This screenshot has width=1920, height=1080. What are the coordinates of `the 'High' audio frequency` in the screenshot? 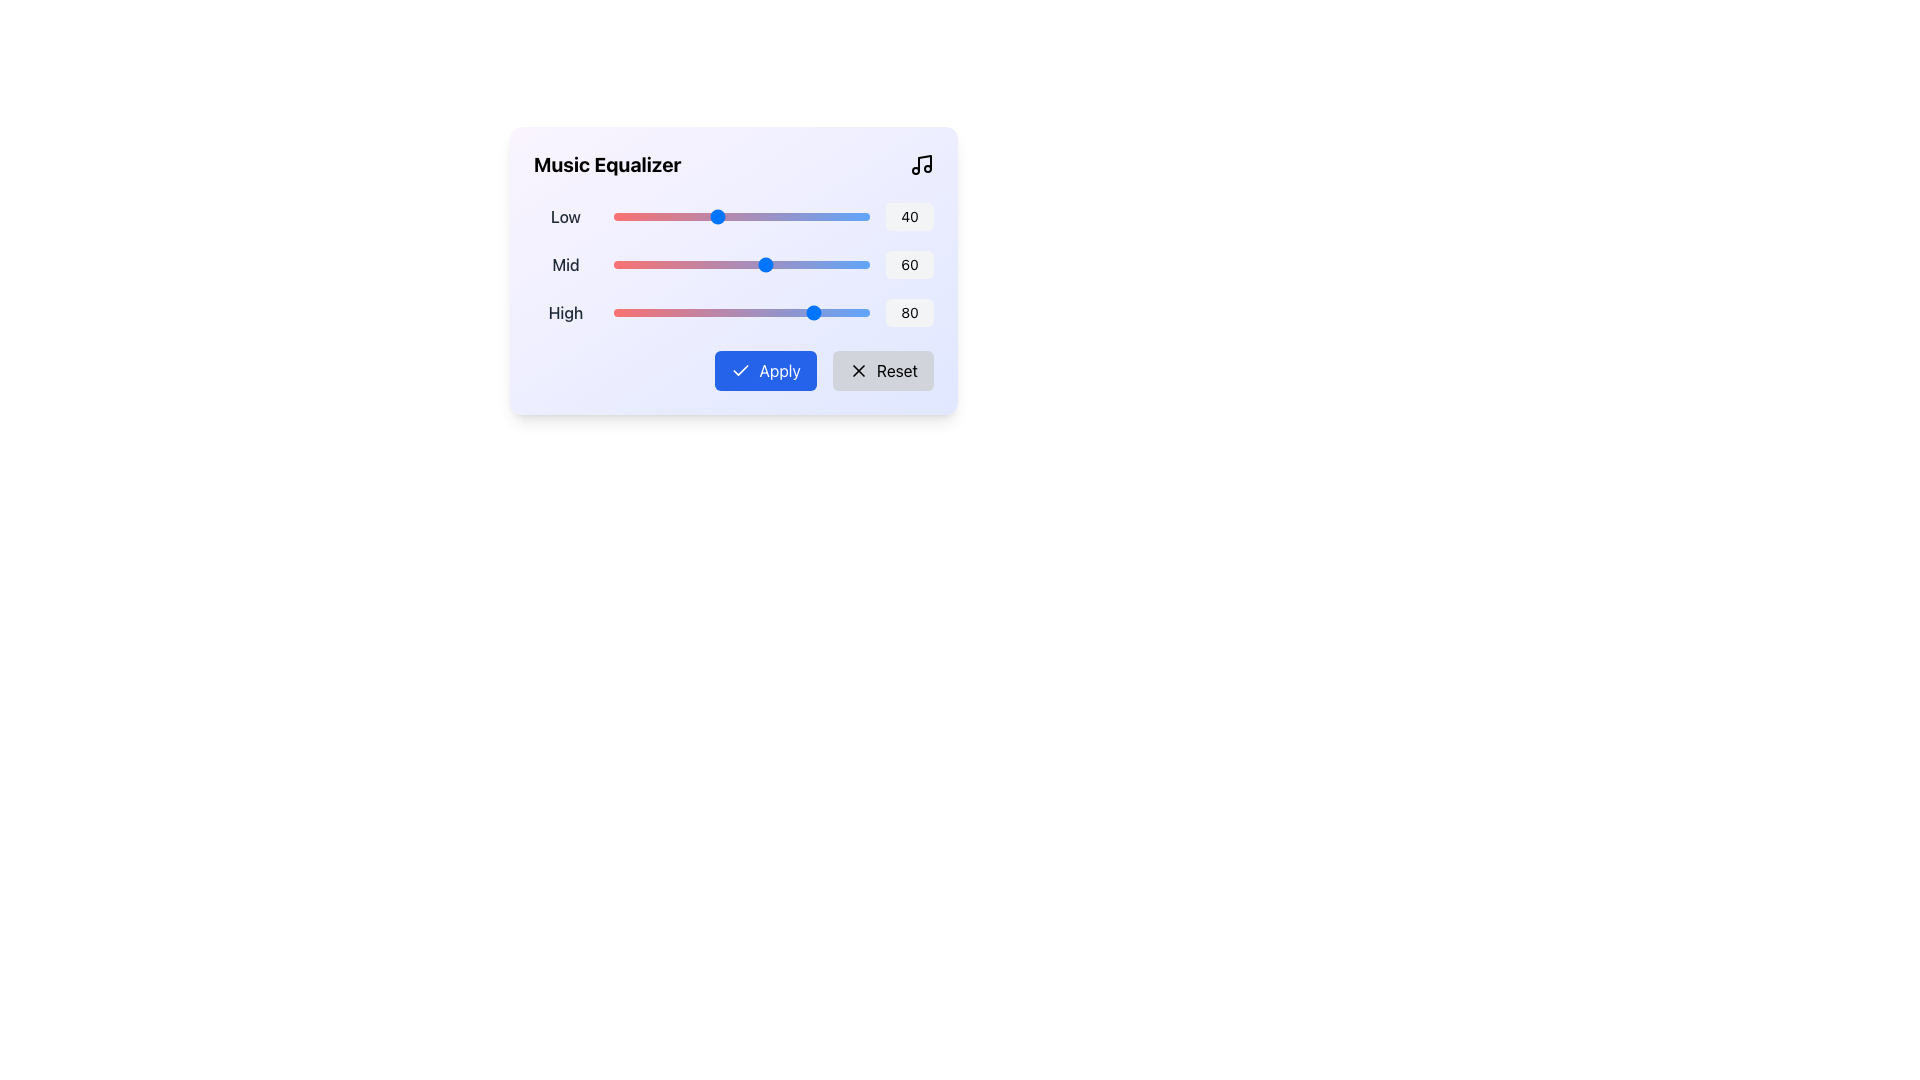 It's located at (644, 312).